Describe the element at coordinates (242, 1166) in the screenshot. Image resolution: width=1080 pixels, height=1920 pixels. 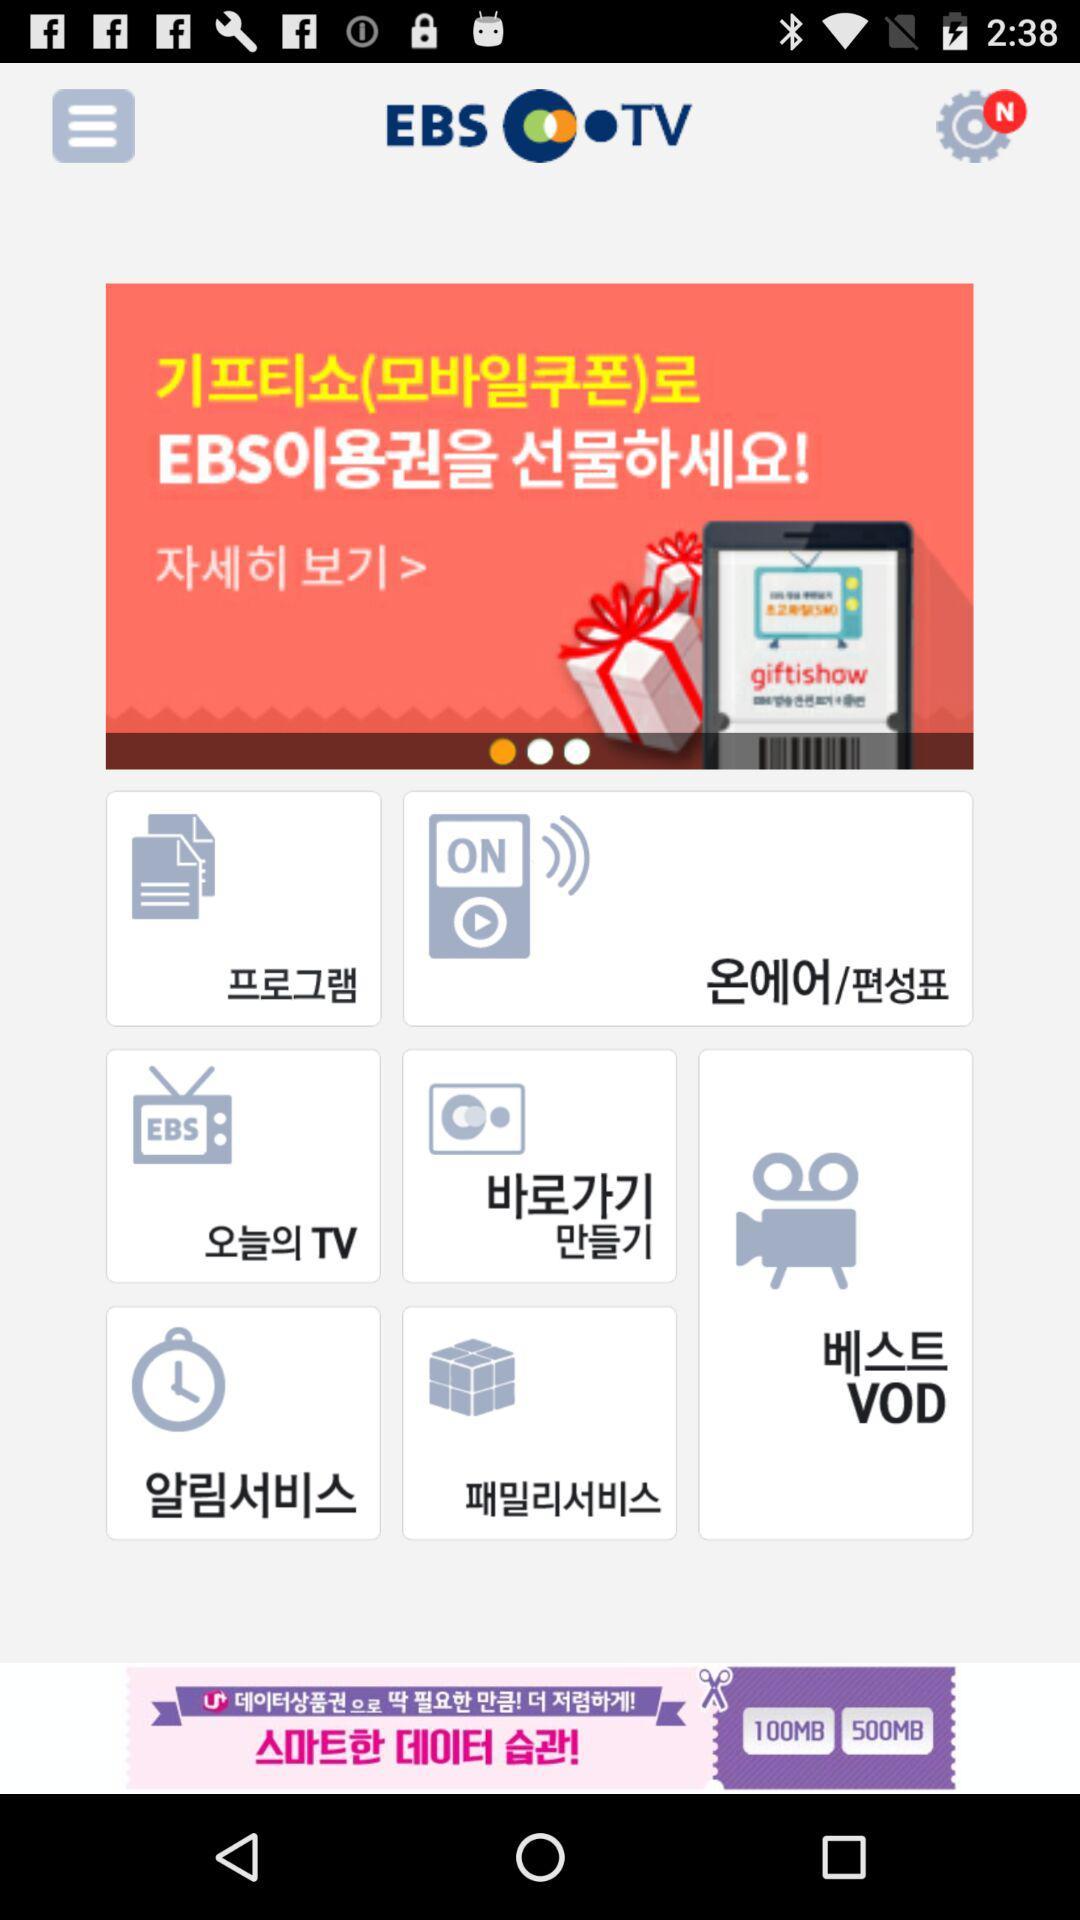
I see `the first box in the second row` at that location.